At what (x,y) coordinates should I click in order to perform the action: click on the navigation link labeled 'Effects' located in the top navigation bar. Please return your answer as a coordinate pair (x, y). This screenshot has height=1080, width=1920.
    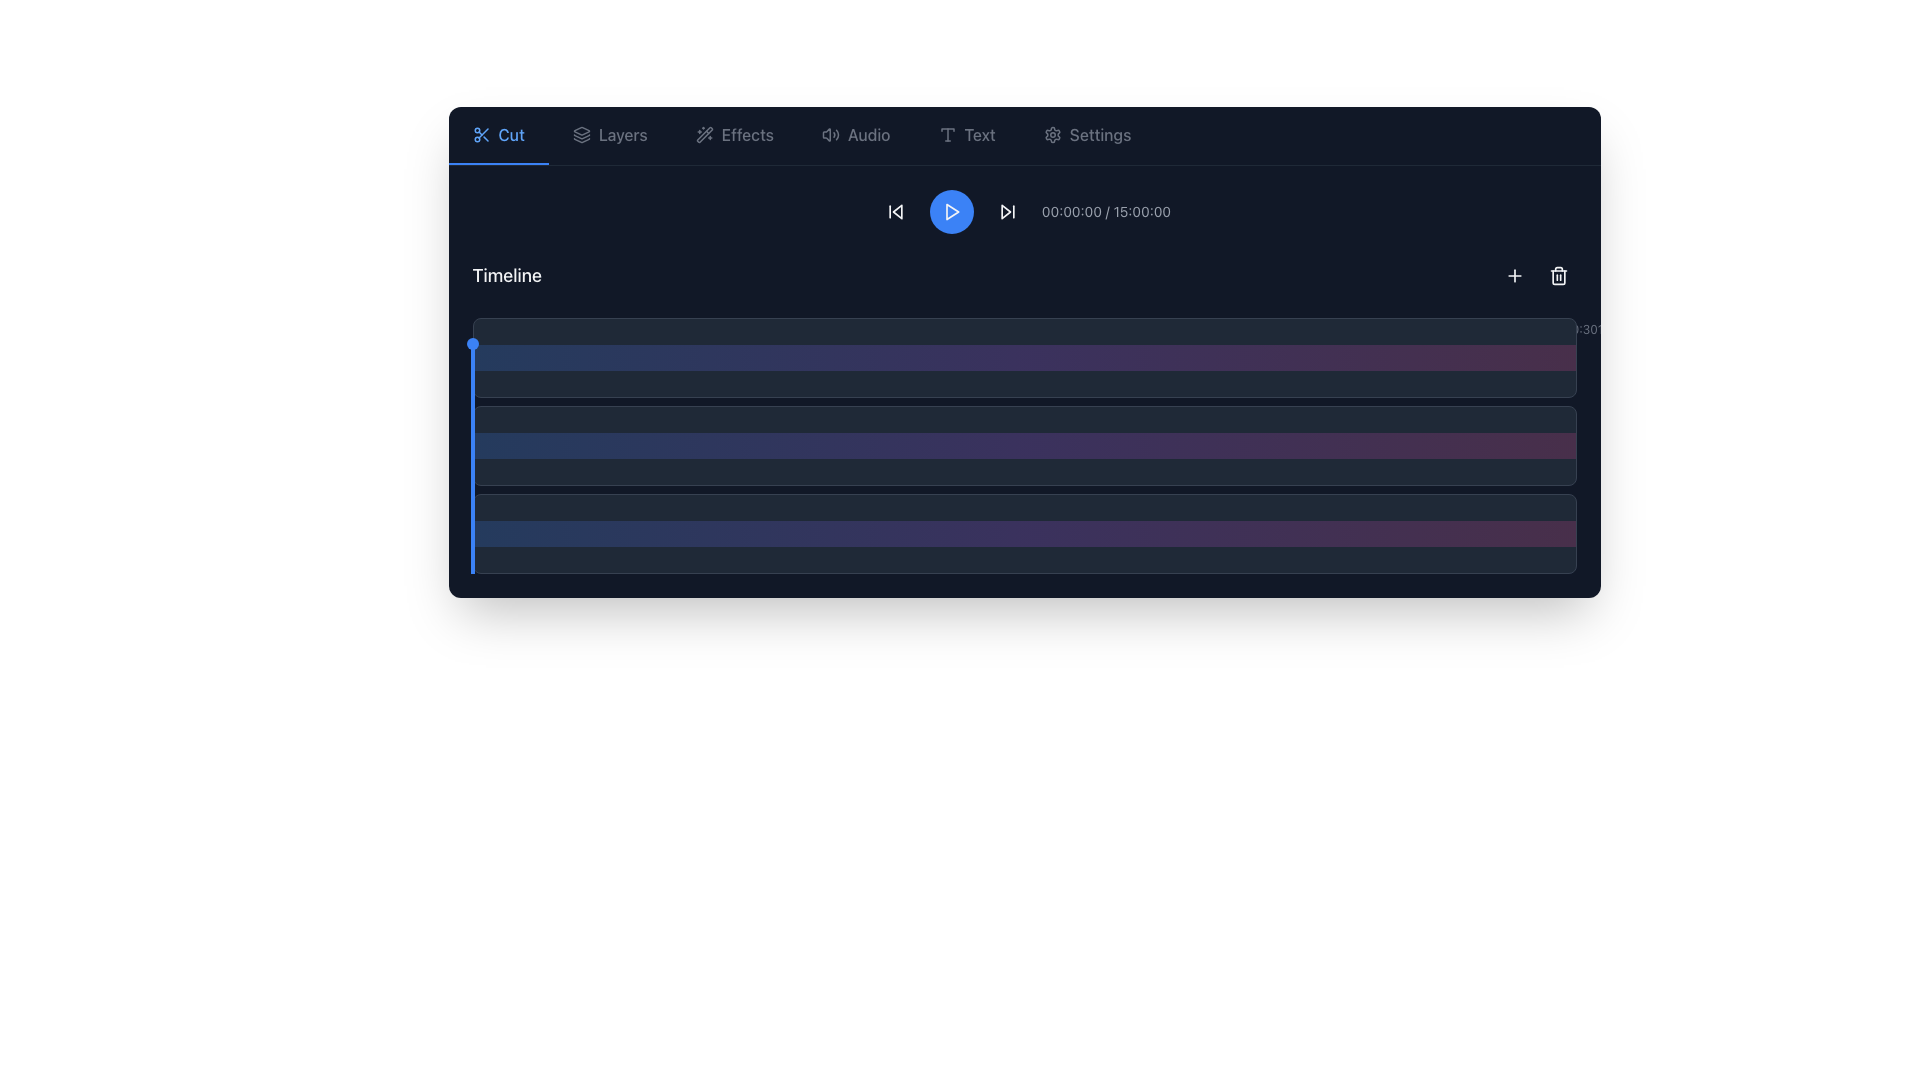
    Looking at the image, I should click on (746, 135).